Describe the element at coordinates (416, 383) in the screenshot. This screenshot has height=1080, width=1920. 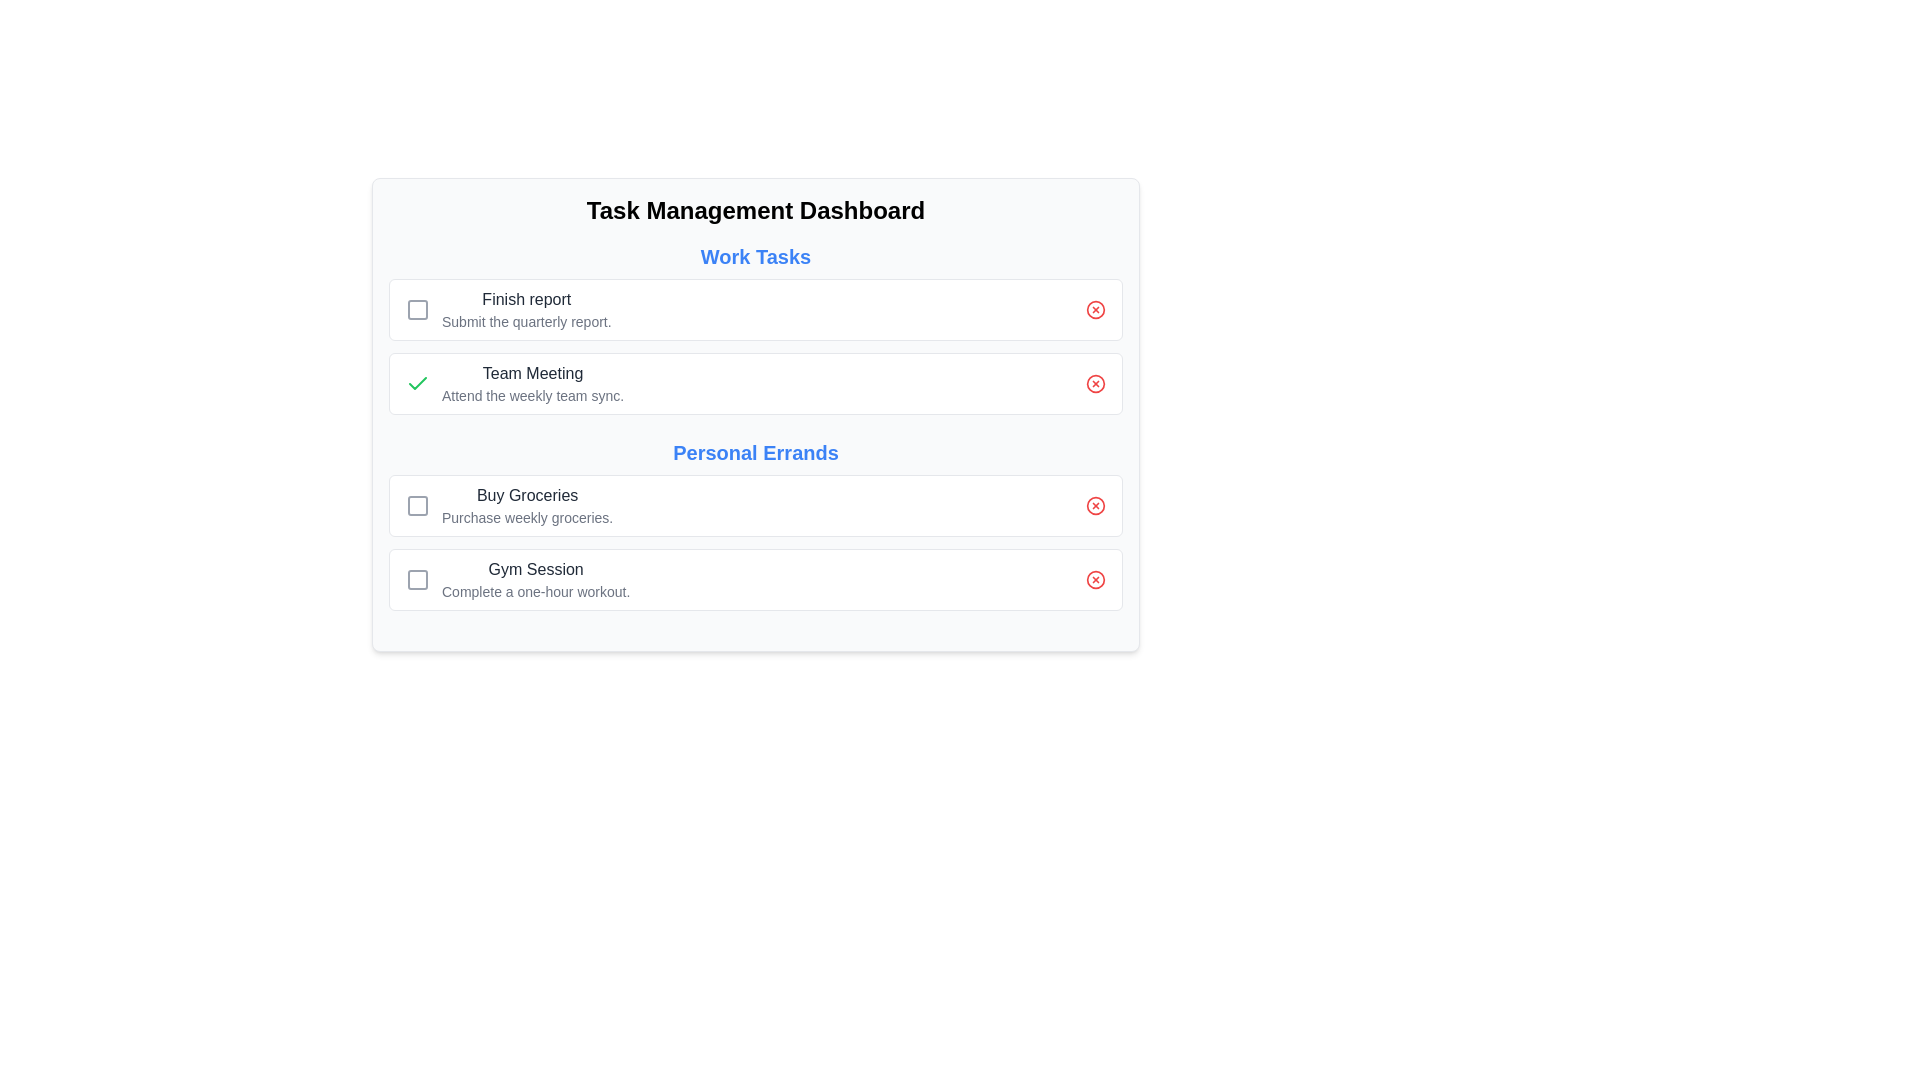
I see `the green checkmark icon located in the top-right section of the 'Team Meeting' task card within the 'Work Tasks' category` at that location.